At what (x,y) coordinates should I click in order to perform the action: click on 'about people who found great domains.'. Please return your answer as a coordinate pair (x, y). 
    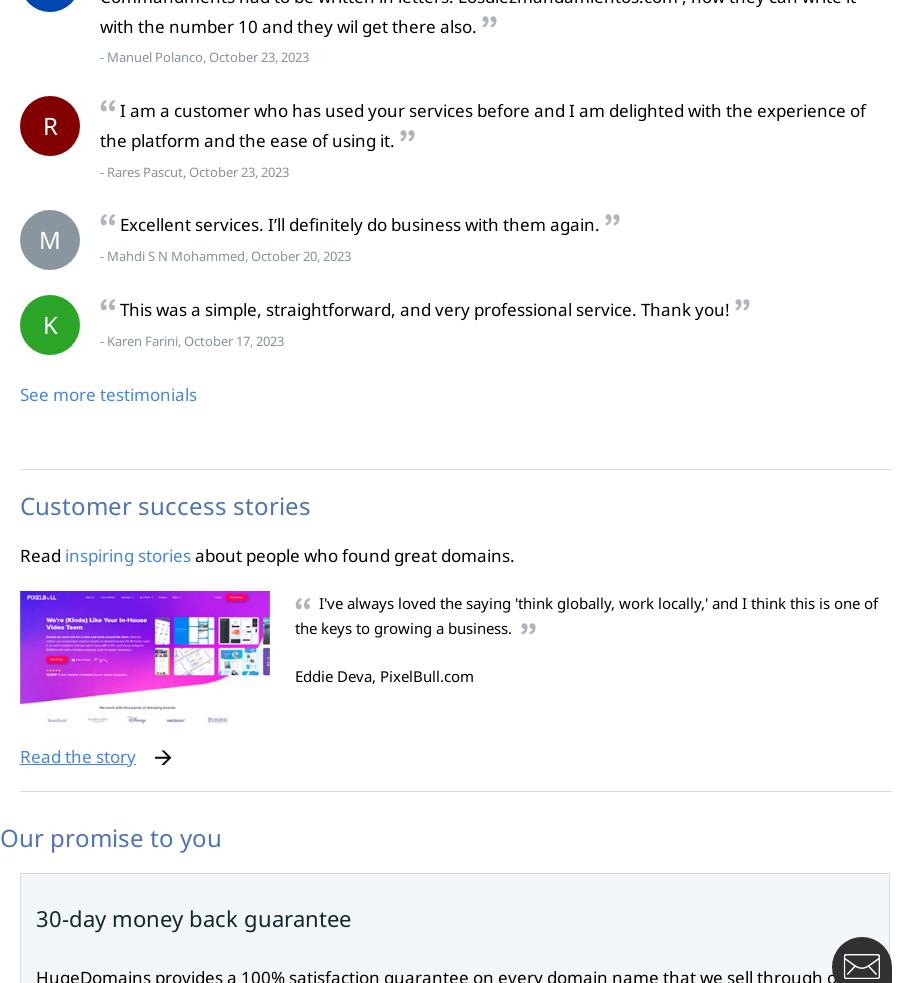
    Looking at the image, I should click on (352, 554).